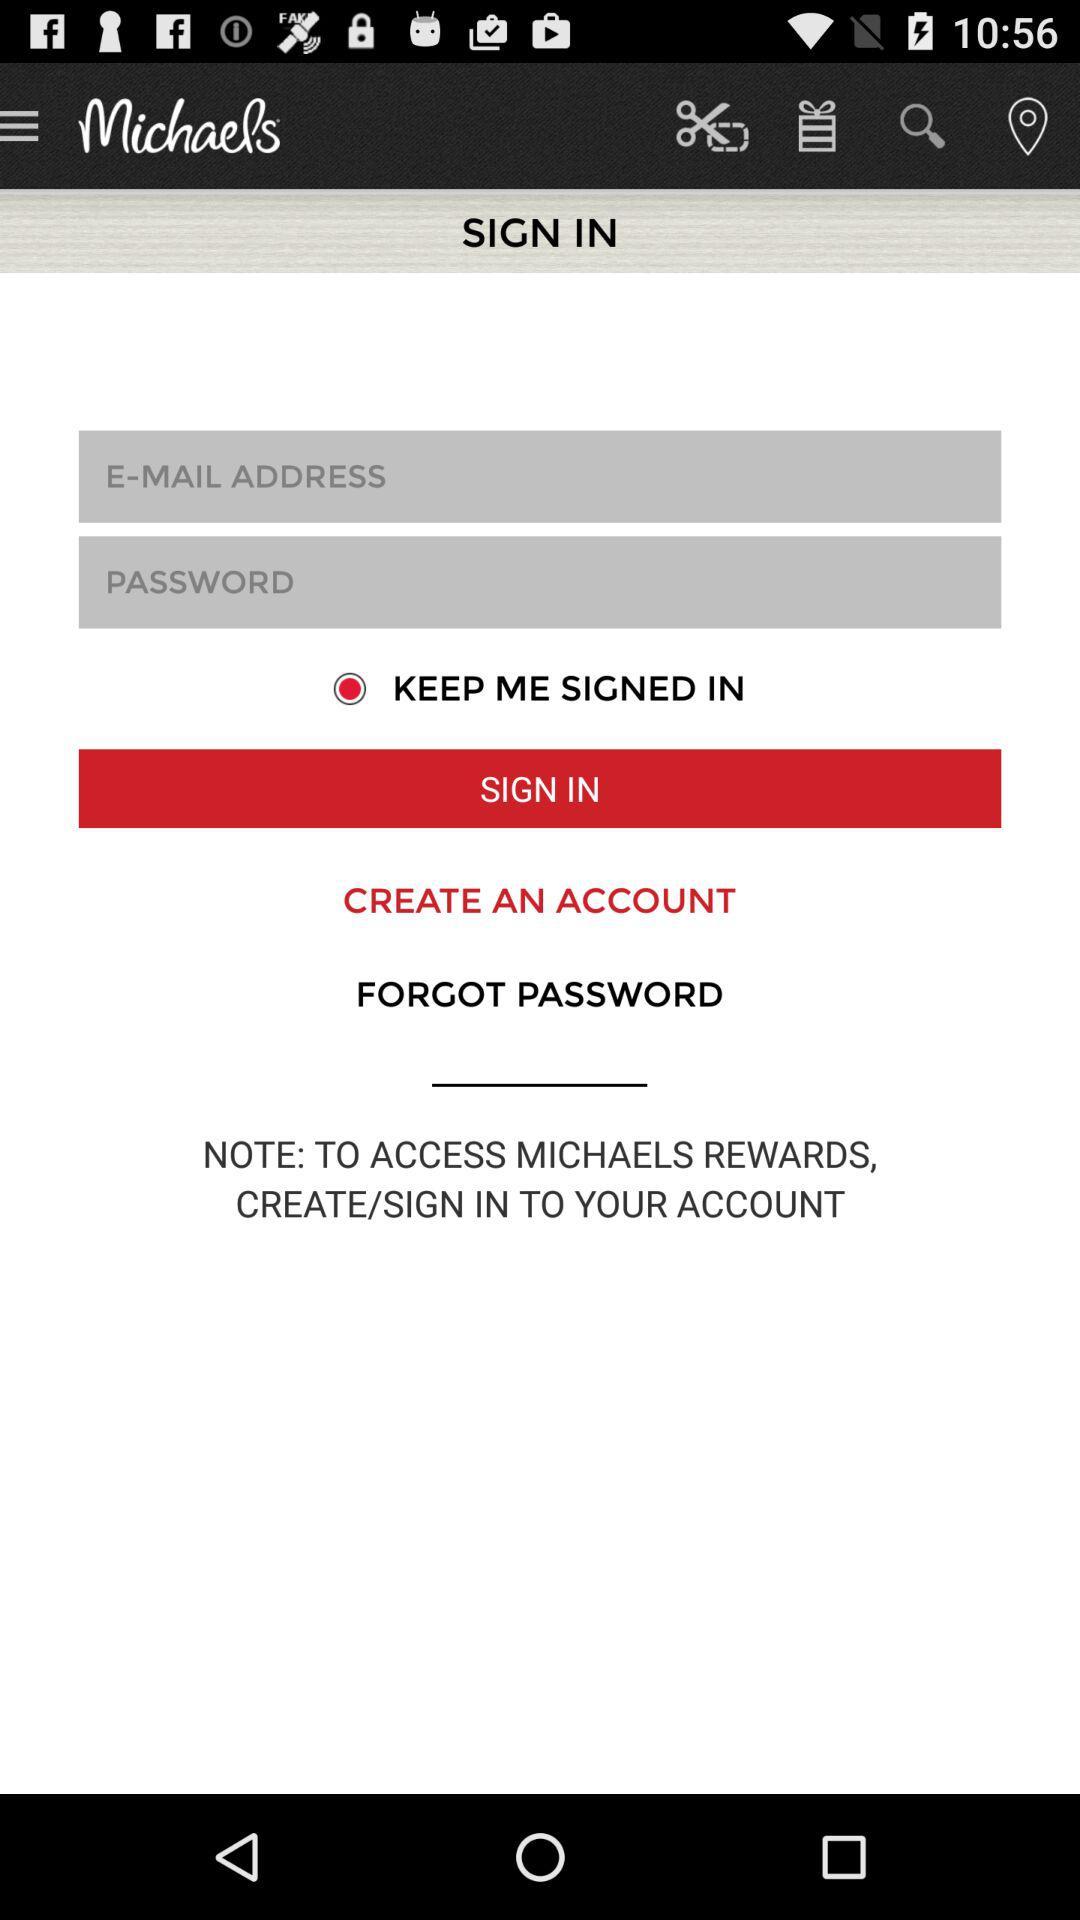 This screenshot has width=1080, height=1920. What do you see at coordinates (538, 688) in the screenshot?
I see `the keep me signed item` at bounding box center [538, 688].